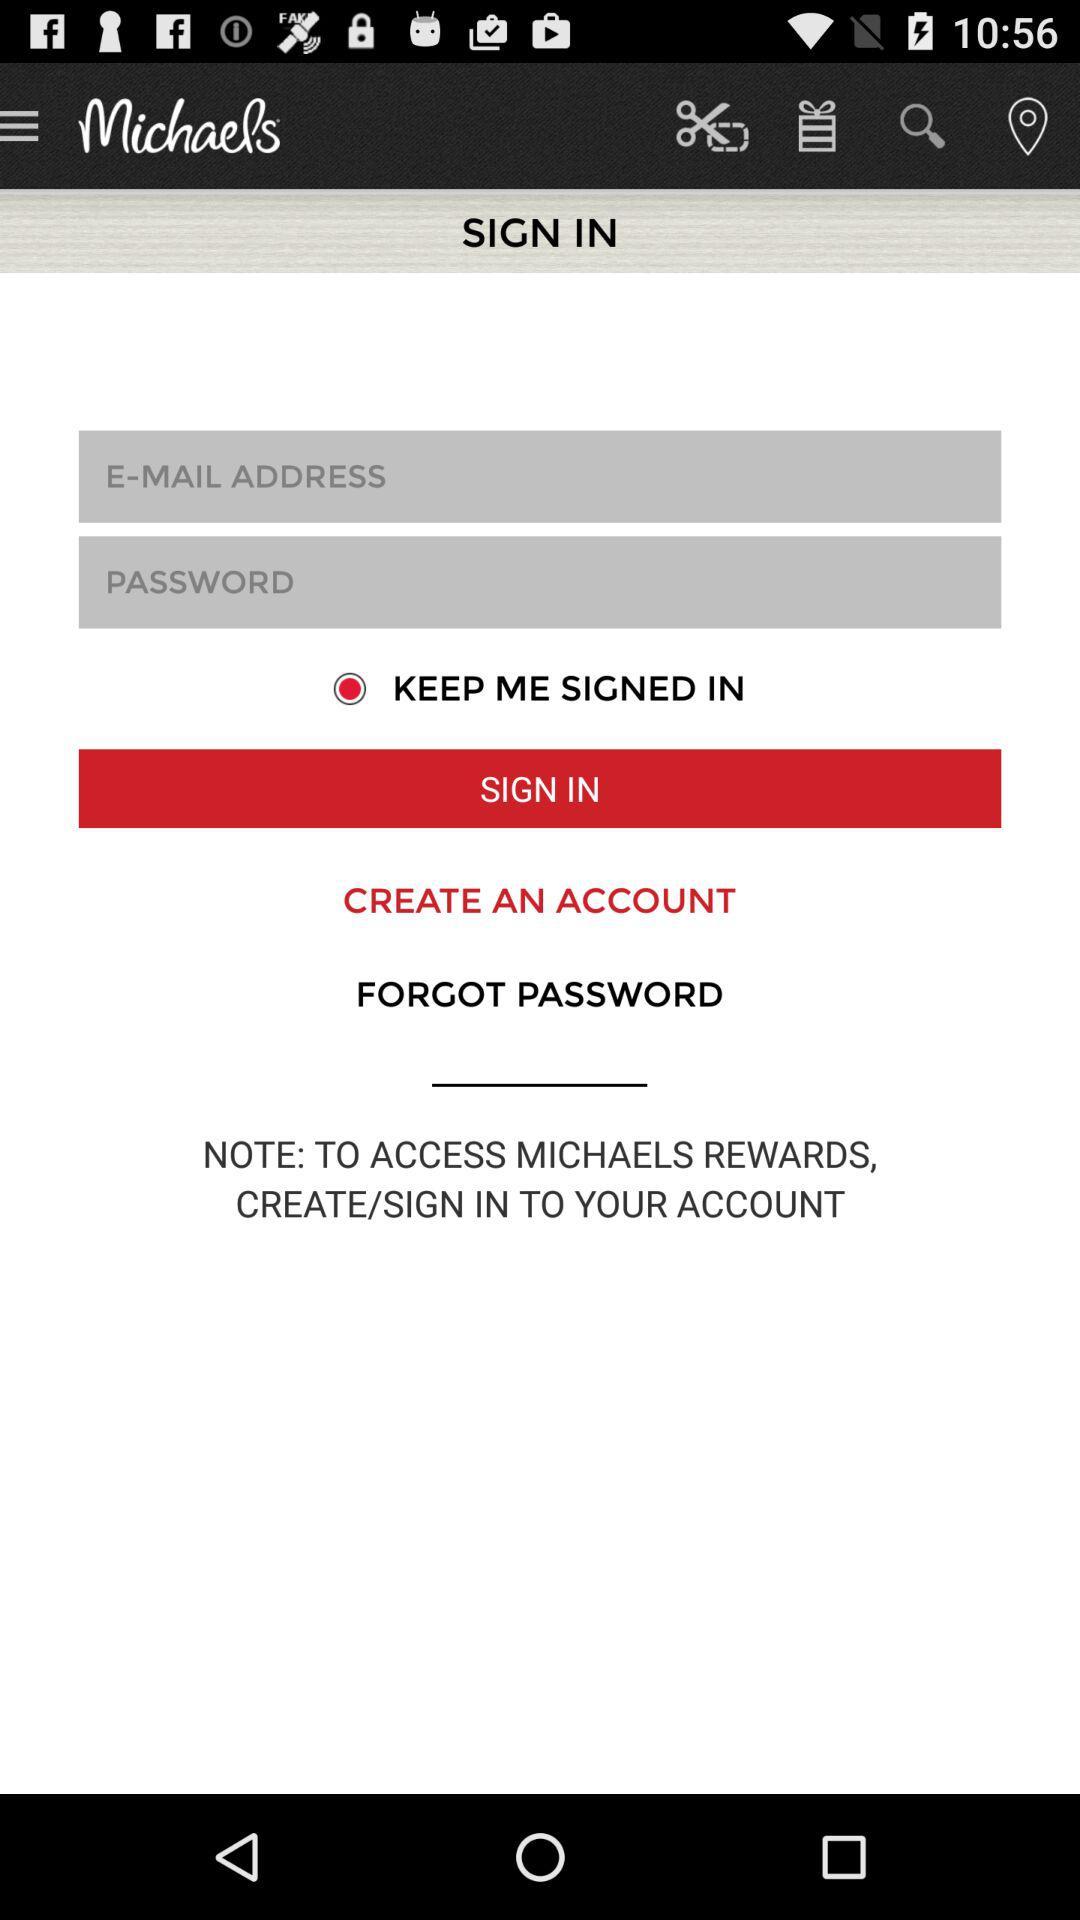 This screenshot has width=1080, height=1920. What do you see at coordinates (538, 688) in the screenshot?
I see `the keep me signed item` at bounding box center [538, 688].